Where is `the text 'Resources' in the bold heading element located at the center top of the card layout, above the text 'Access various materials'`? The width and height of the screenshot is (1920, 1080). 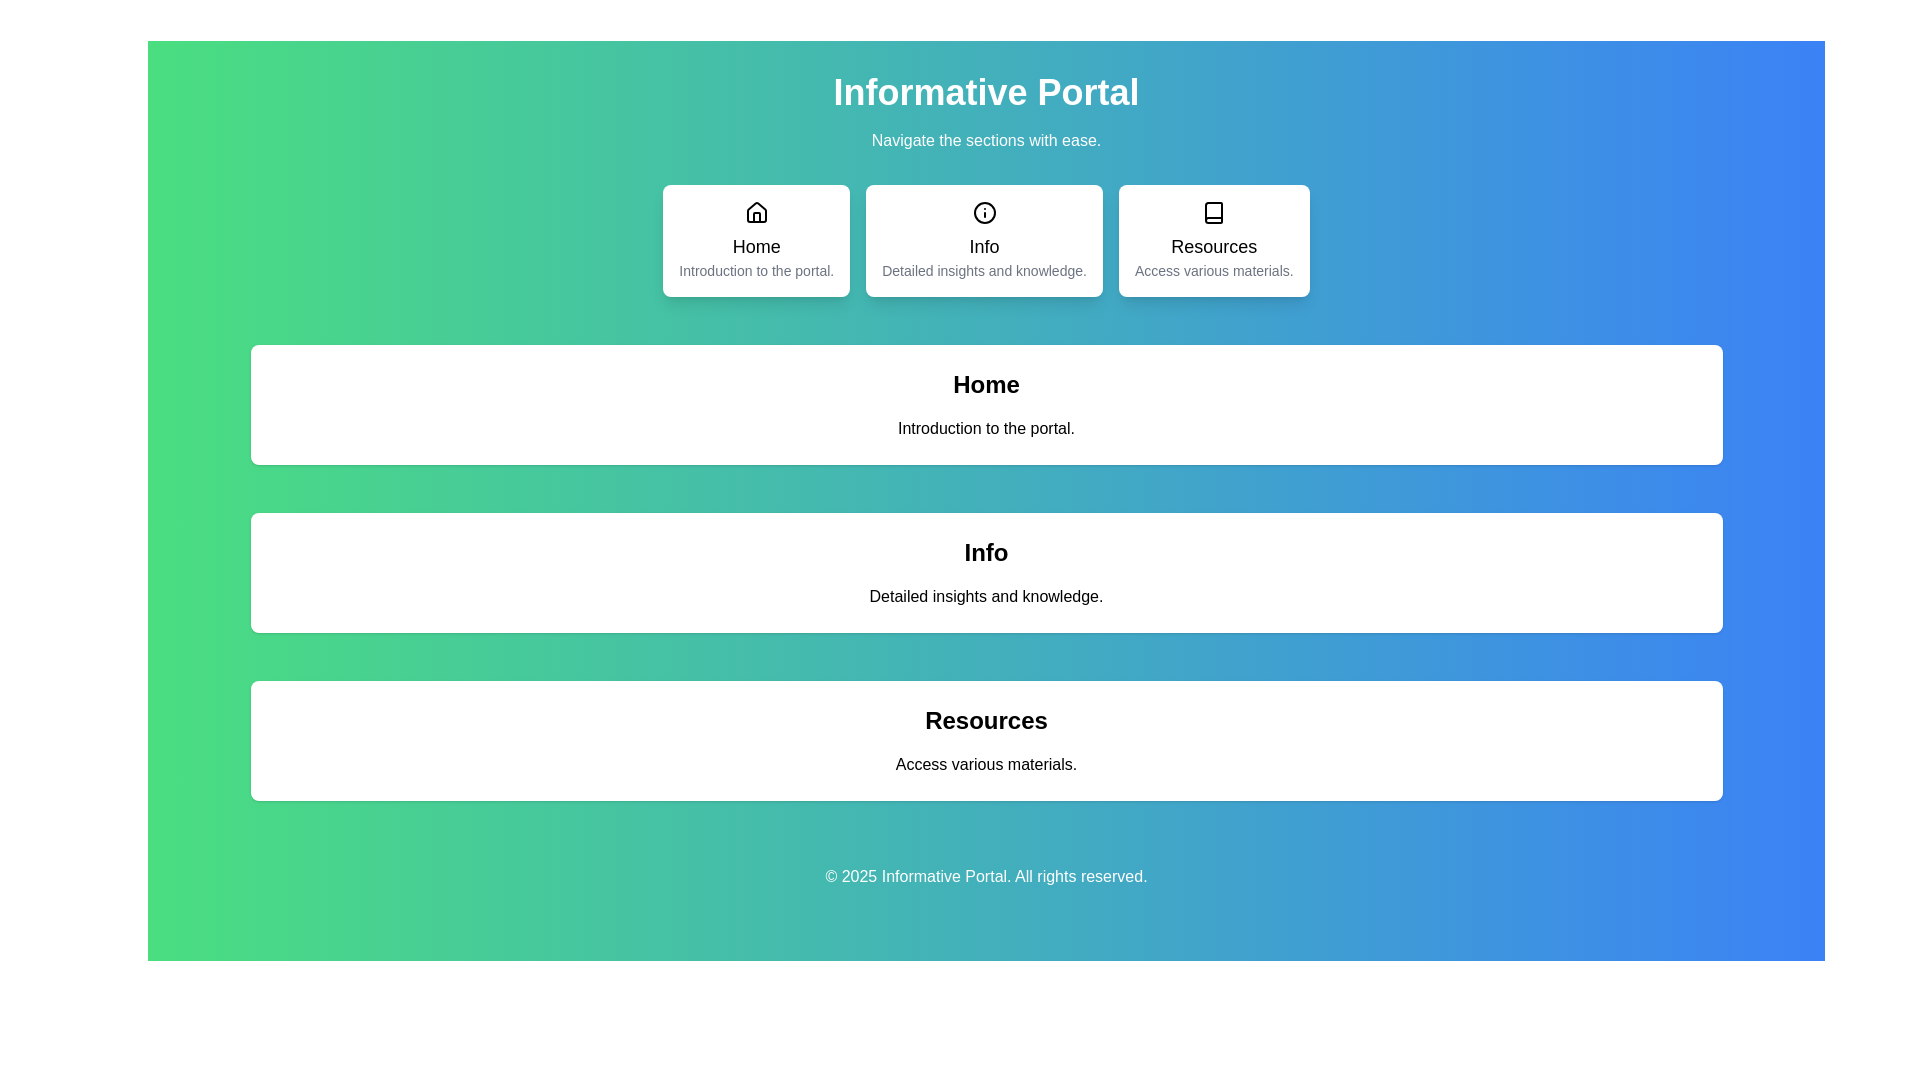
the text 'Resources' in the bold heading element located at the center top of the card layout, above the text 'Access various materials' is located at coordinates (986, 721).